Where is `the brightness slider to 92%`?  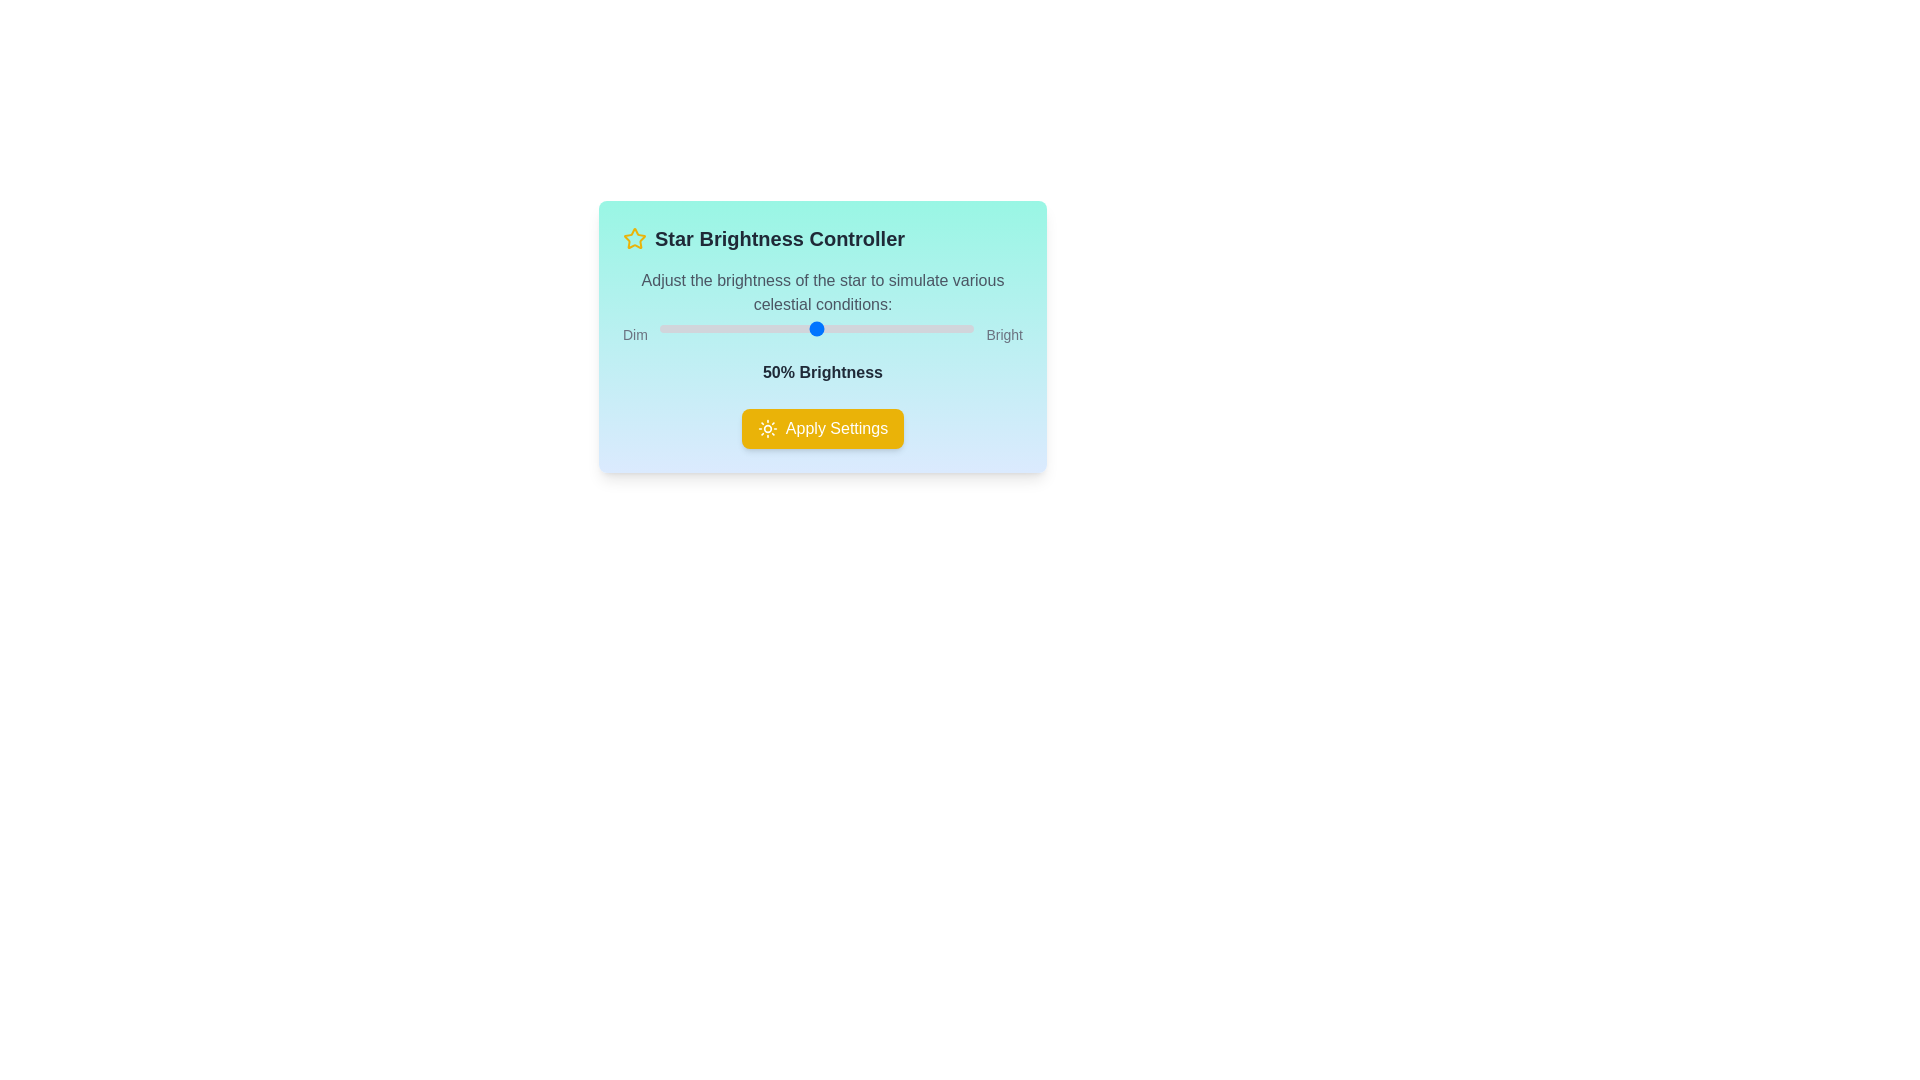 the brightness slider to 92% is located at coordinates (948, 327).